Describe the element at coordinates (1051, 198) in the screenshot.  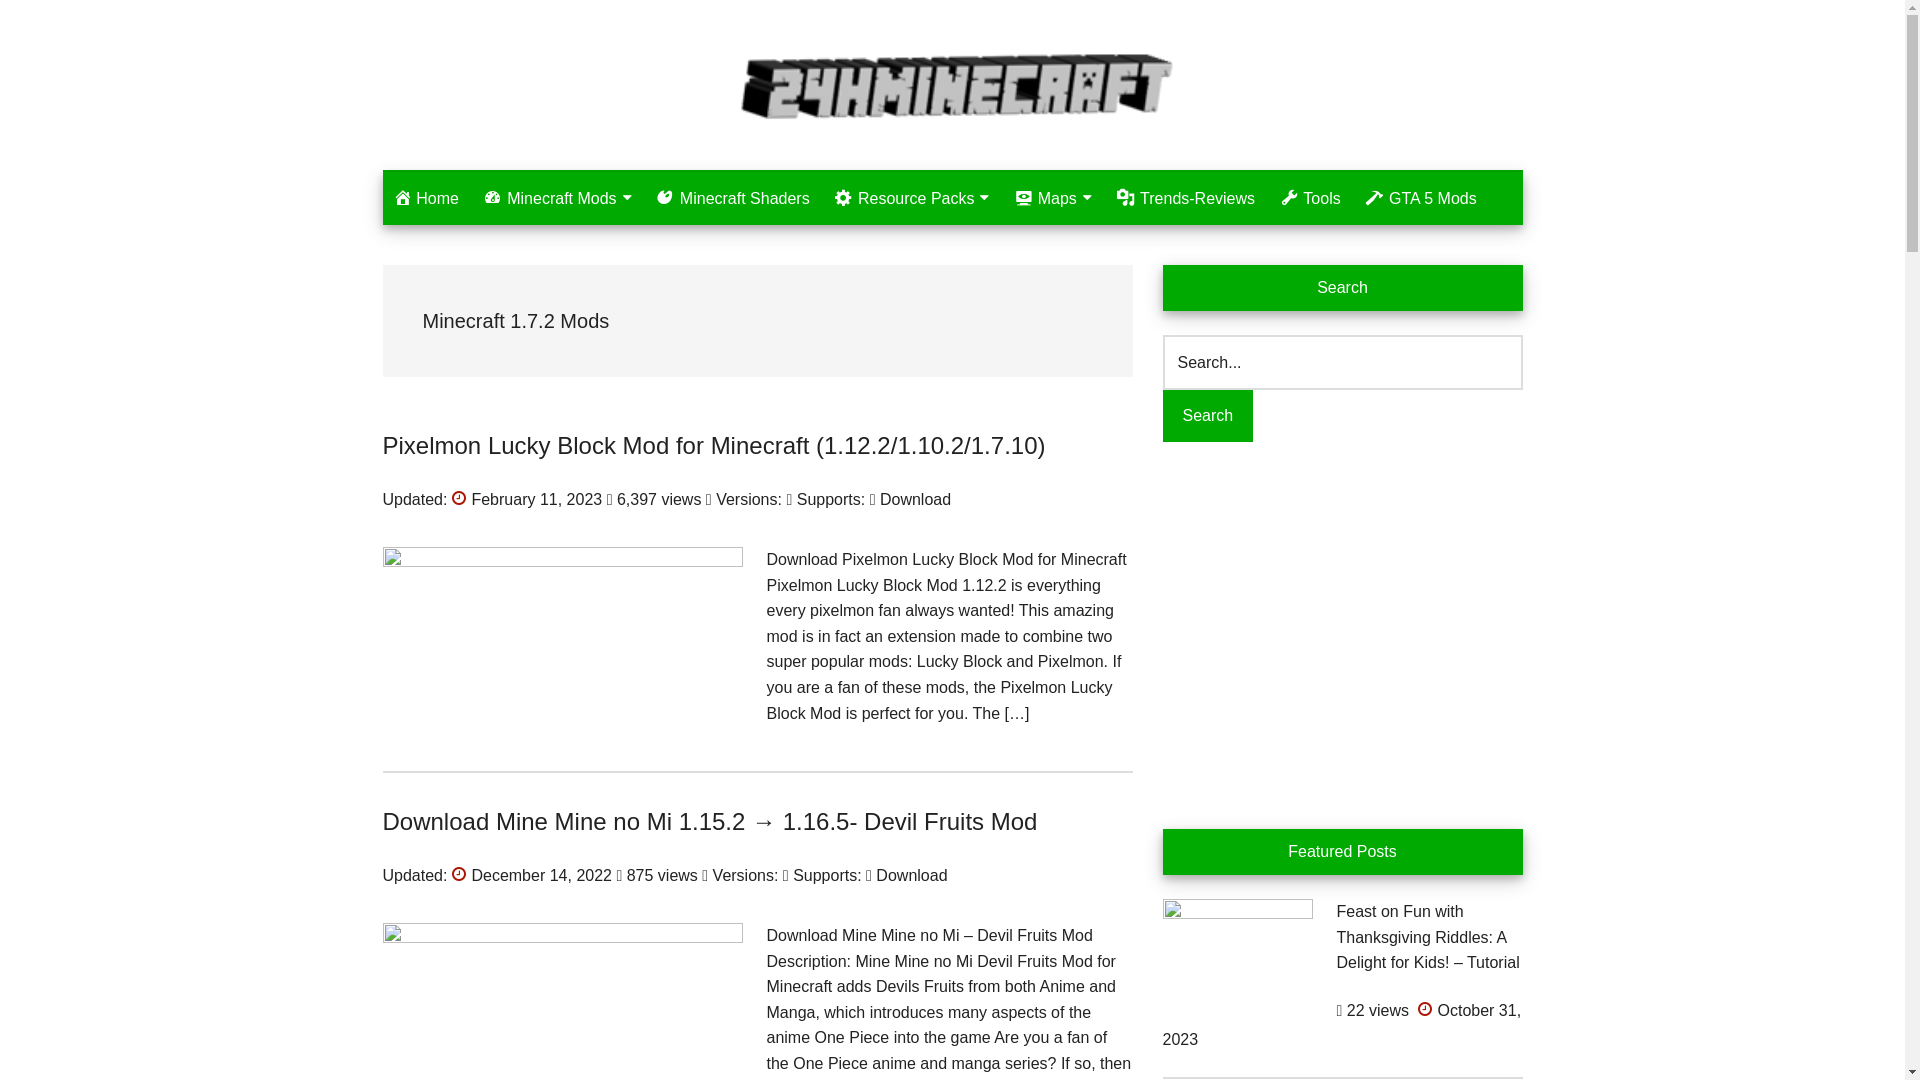
I see `'Maps'` at that location.